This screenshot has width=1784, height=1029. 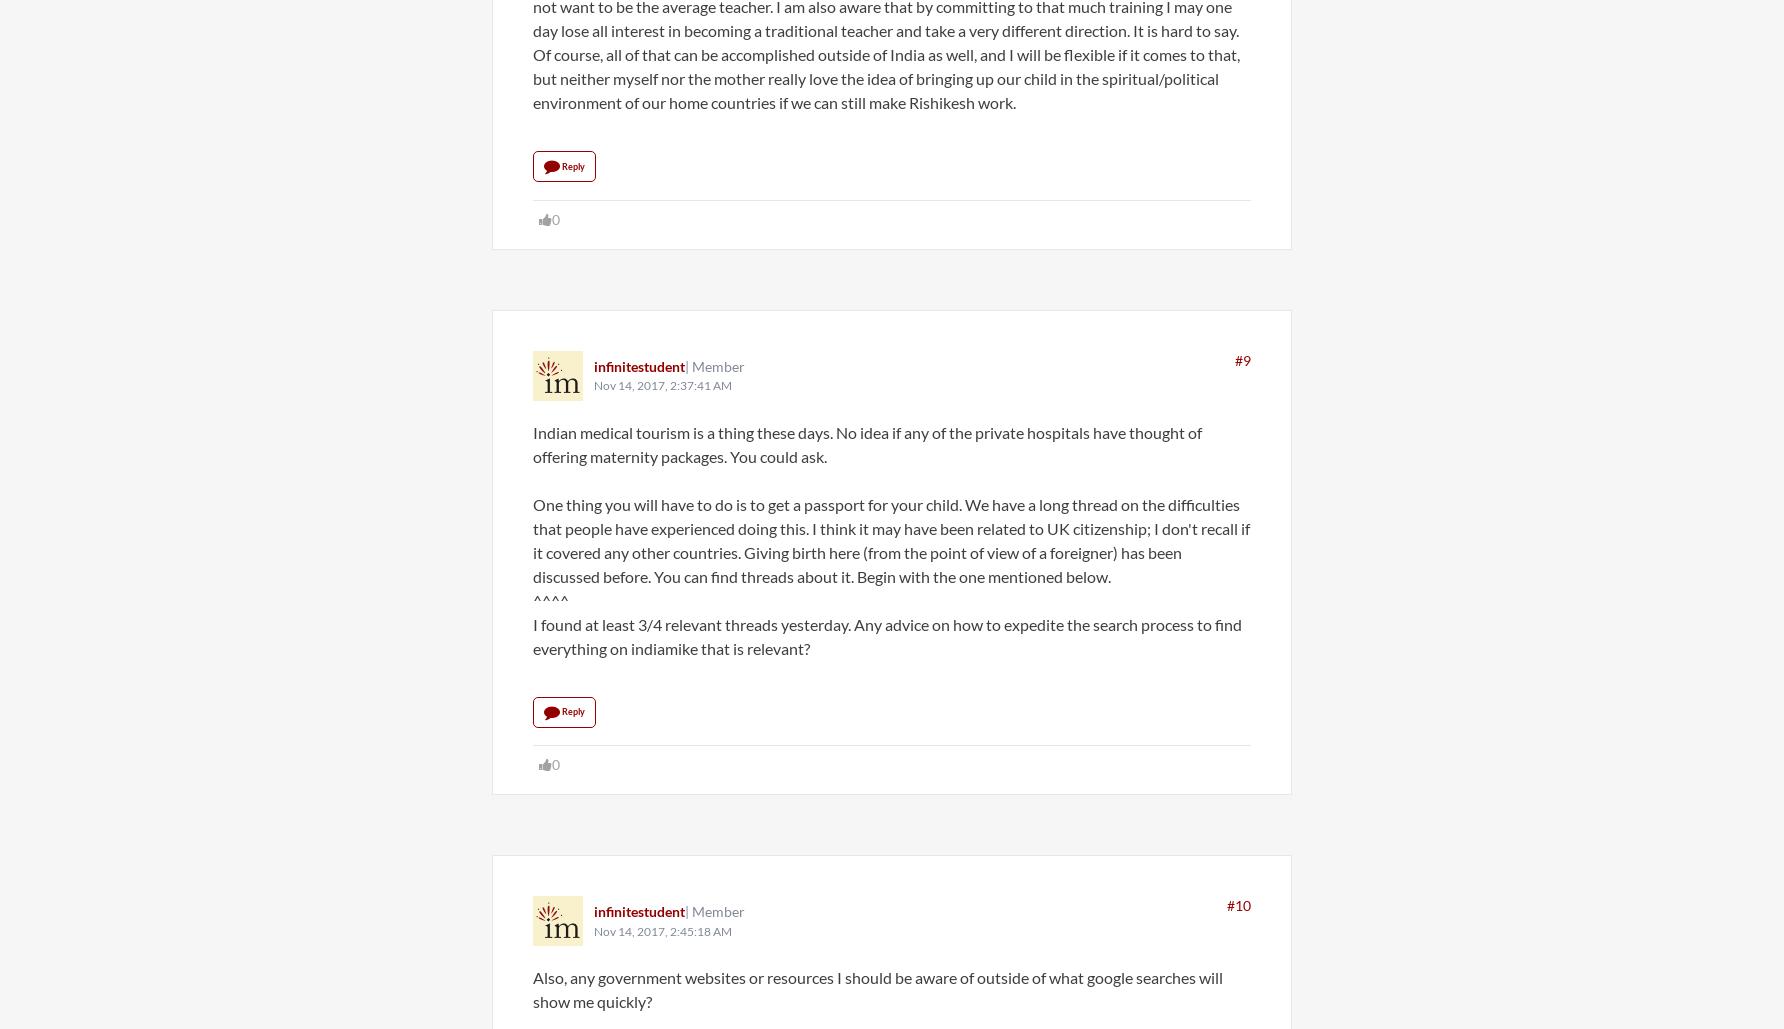 What do you see at coordinates (1234, 359) in the screenshot?
I see `'#9'` at bounding box center [1234, 359].